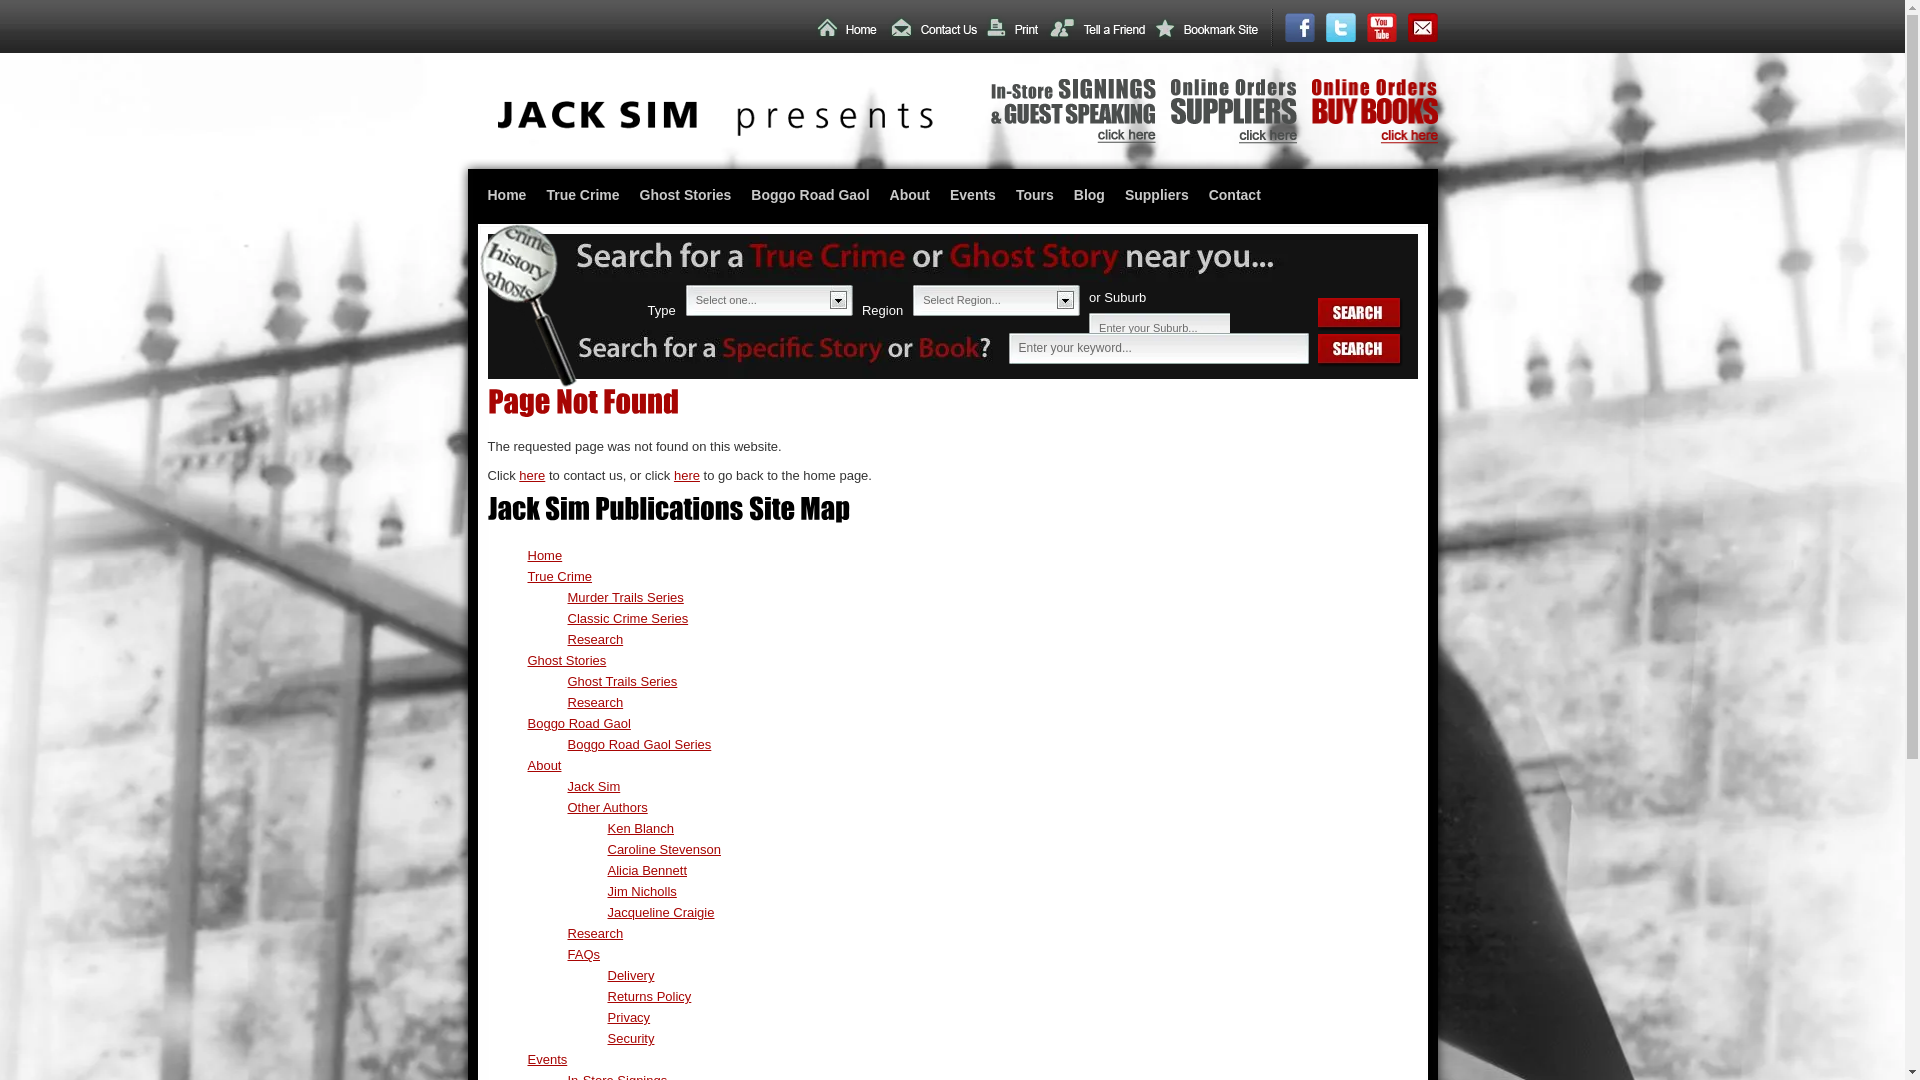 Image resolution: width=1920 pixels, height=1080 pixels. Describe the element at coordinates (909, 196) in the screenshot. I see `'About'` at that location.